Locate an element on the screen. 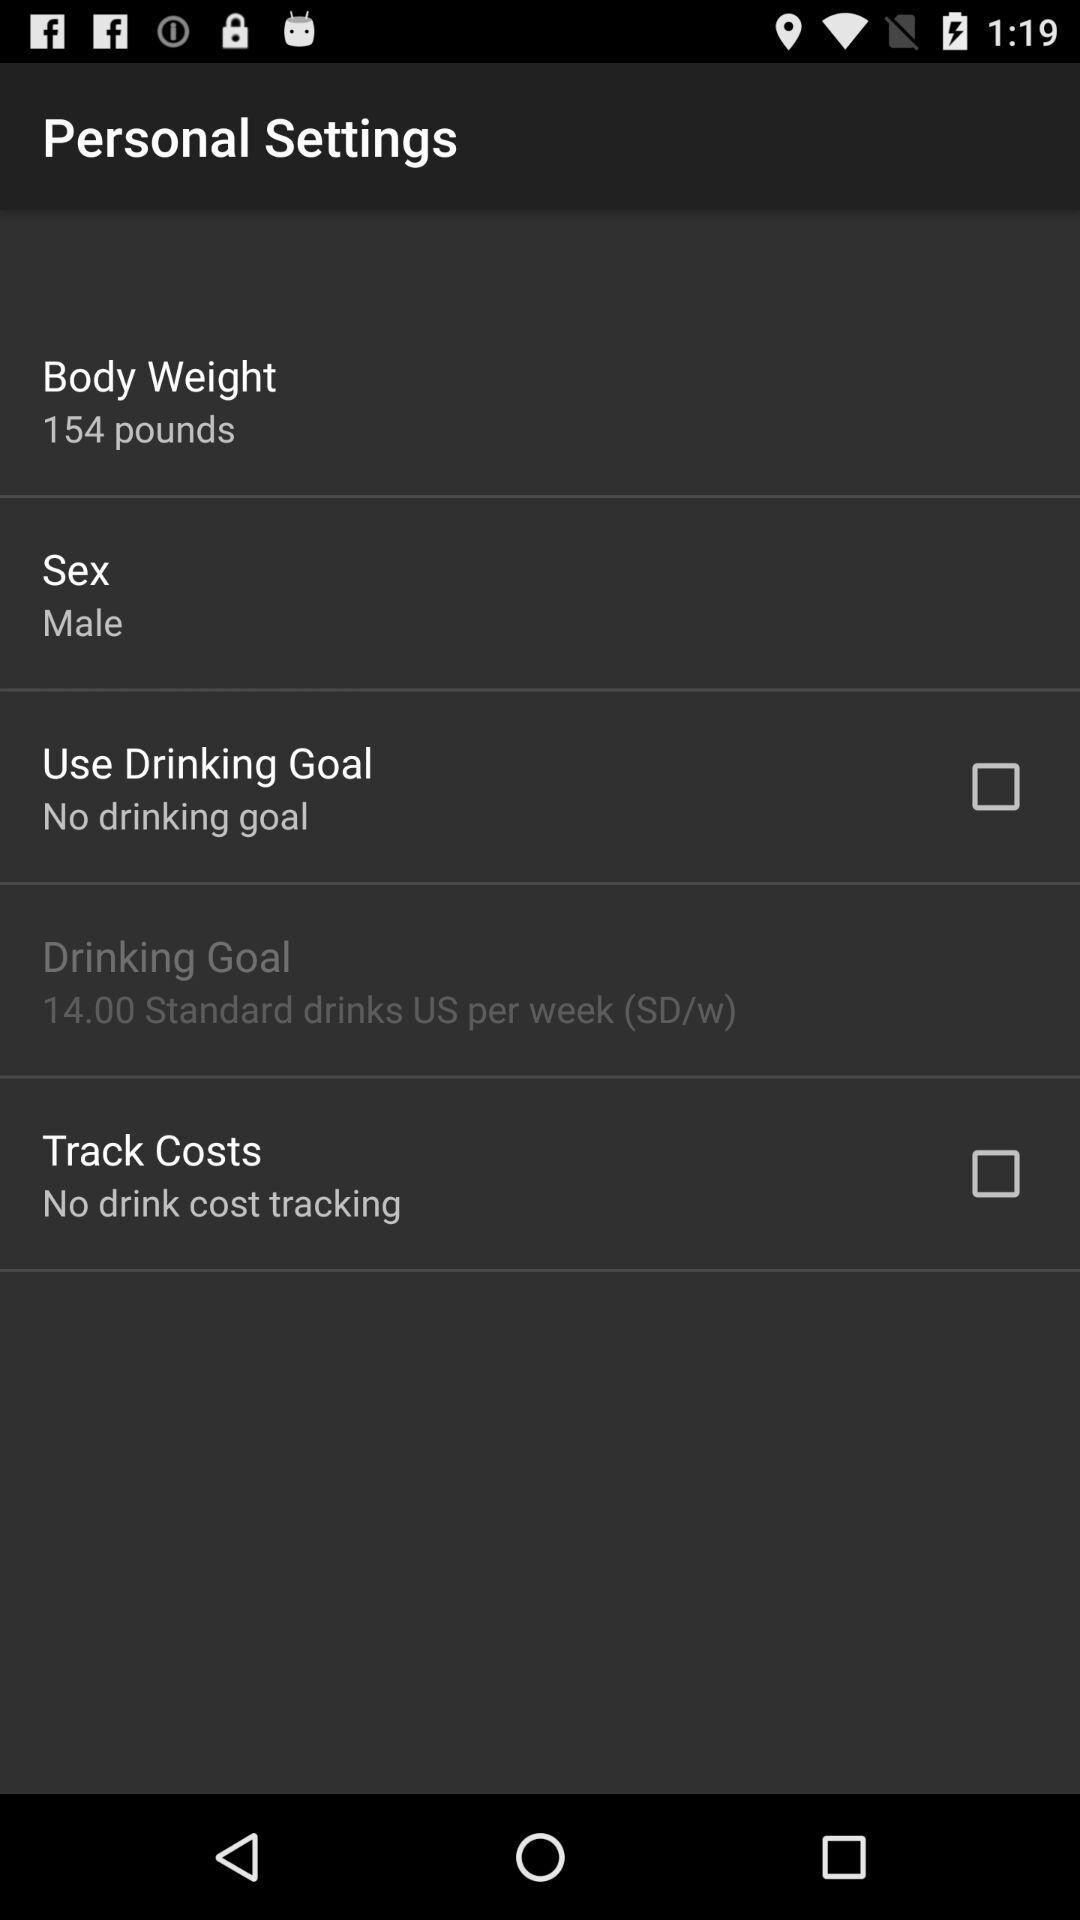 The height and width of the screenshot is (1920, 1080). icon above sex is located at coordinates (137, 427).